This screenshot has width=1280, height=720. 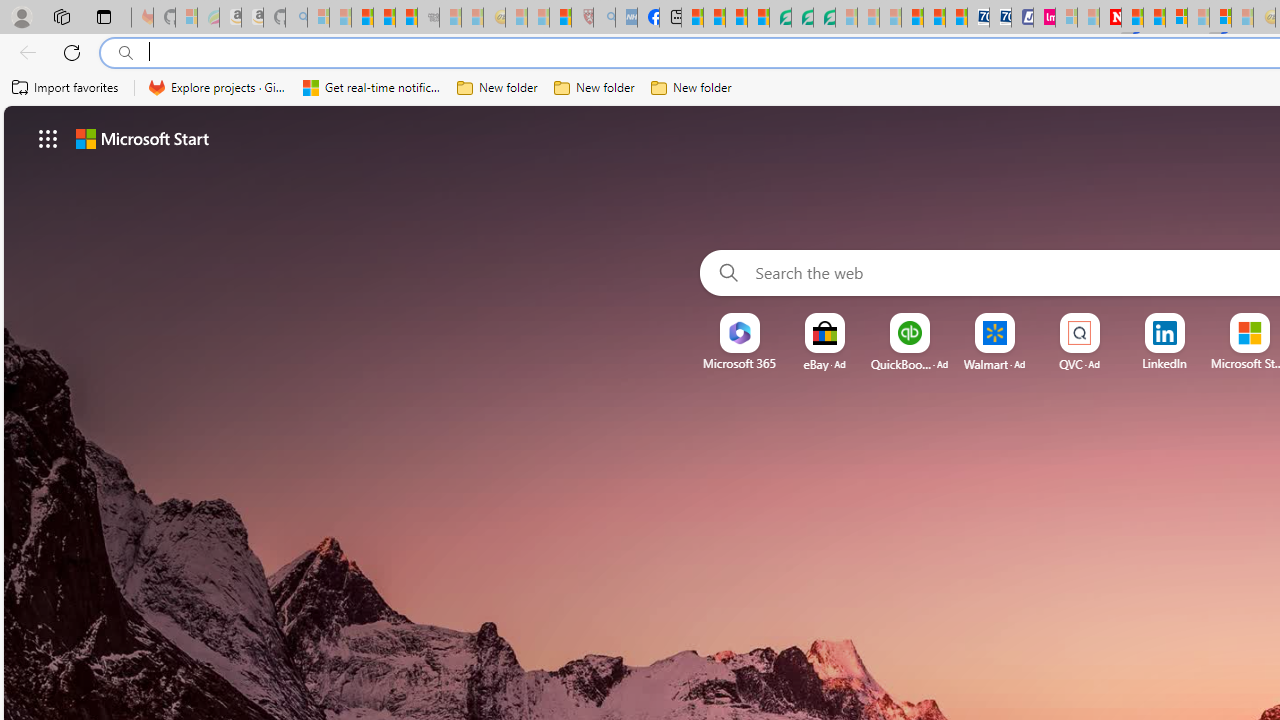 What do you see at coordinates (802, 17) in the screenshot?
I see `'Terms of Use Agreement'` at bounding box center [802, 17].